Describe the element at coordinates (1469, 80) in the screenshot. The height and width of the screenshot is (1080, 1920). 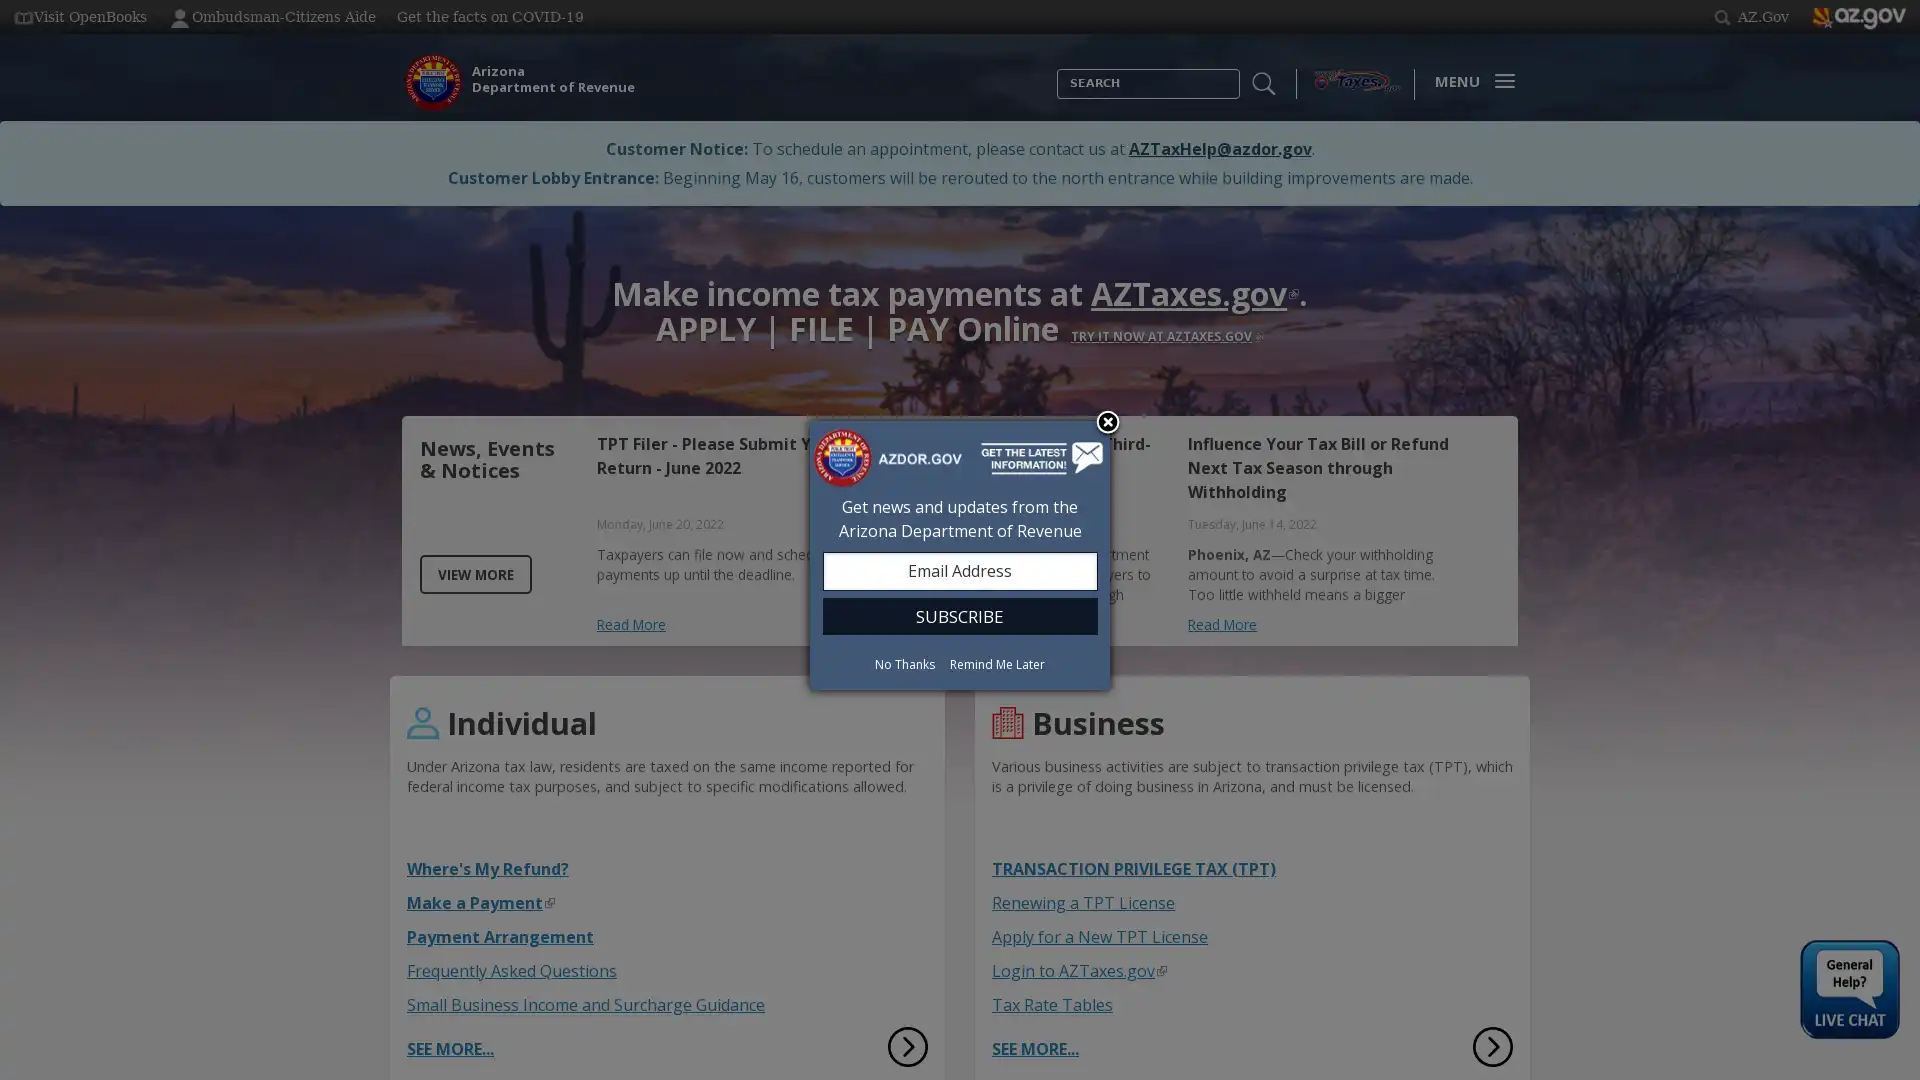
I see `MENU` at that location.